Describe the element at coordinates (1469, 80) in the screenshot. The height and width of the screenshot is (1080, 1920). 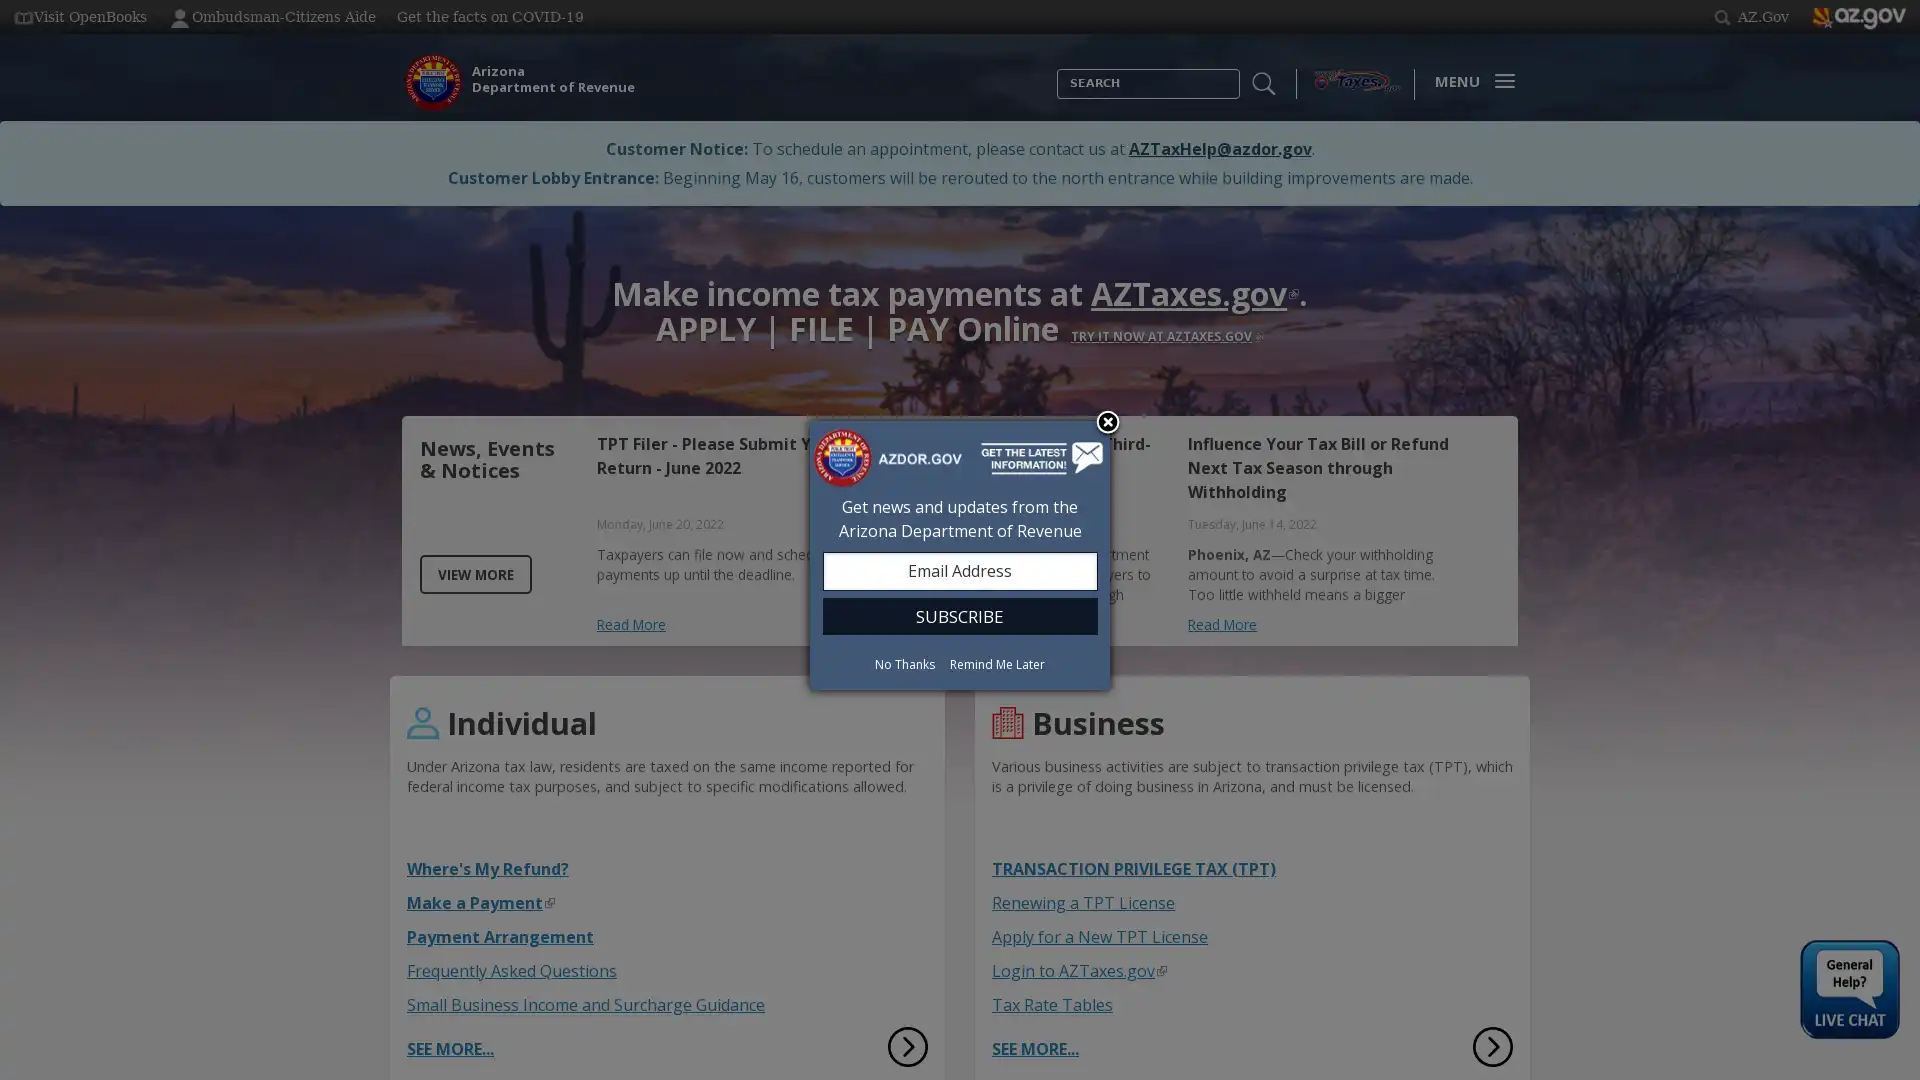
I see `MENU` at that location.